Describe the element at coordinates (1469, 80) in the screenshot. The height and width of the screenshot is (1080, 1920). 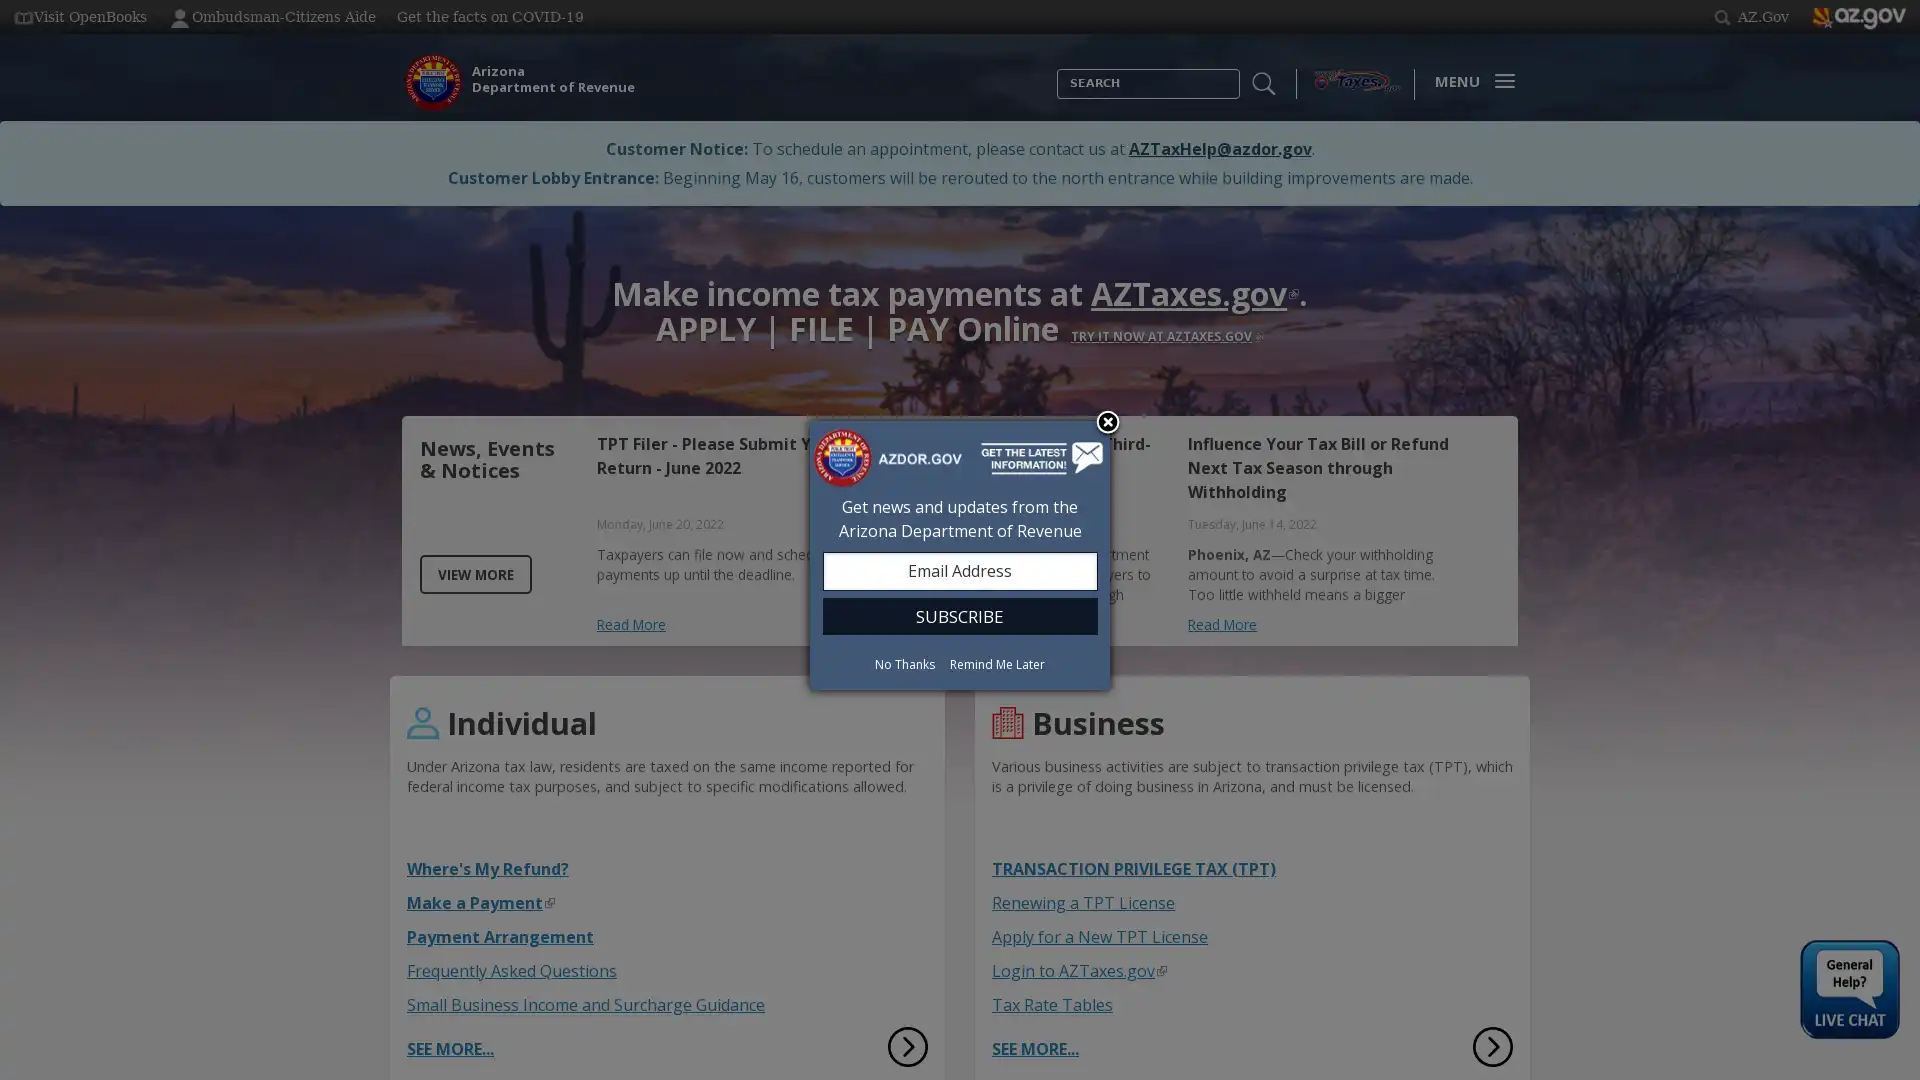
I see `MENU` at that location.